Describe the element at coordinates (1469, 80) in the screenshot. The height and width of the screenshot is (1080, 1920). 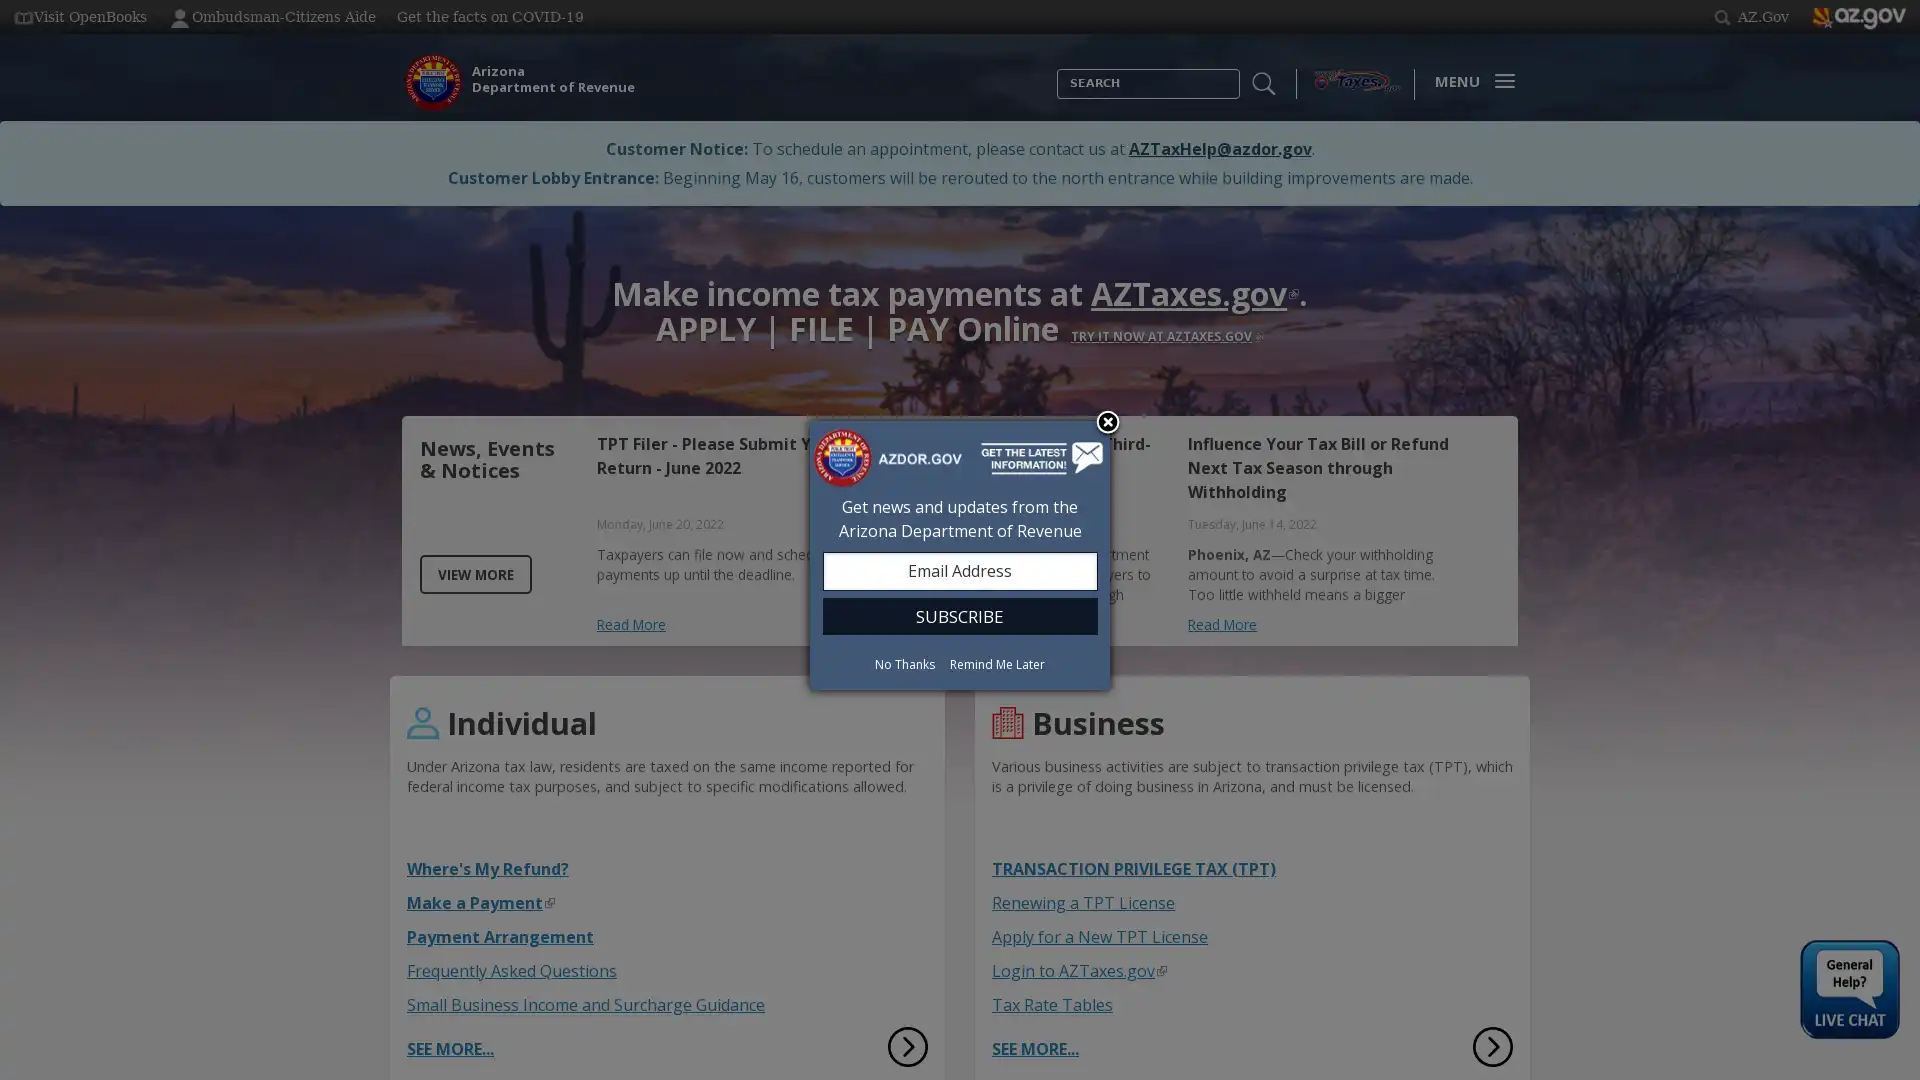
I see `MENU` at that location.